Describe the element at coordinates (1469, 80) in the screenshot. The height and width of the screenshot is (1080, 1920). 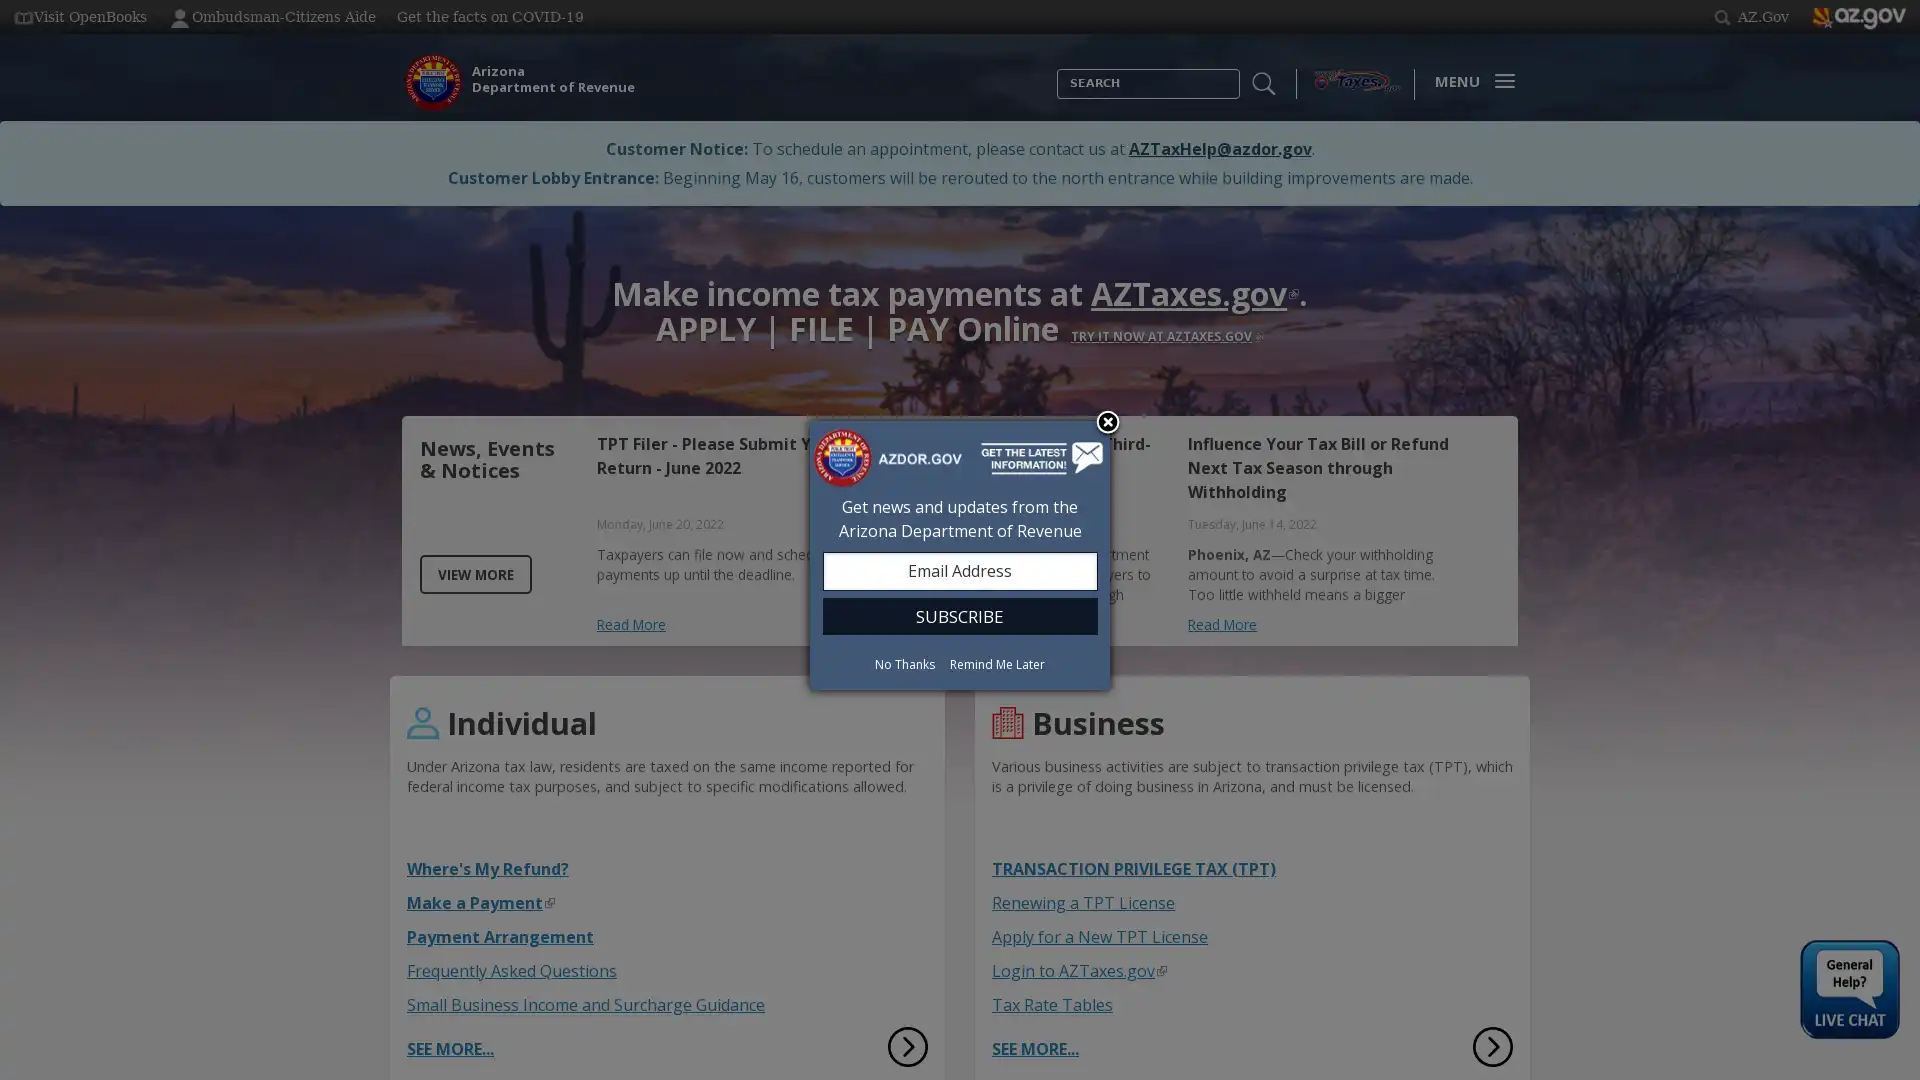
I see `MENU` at that location.